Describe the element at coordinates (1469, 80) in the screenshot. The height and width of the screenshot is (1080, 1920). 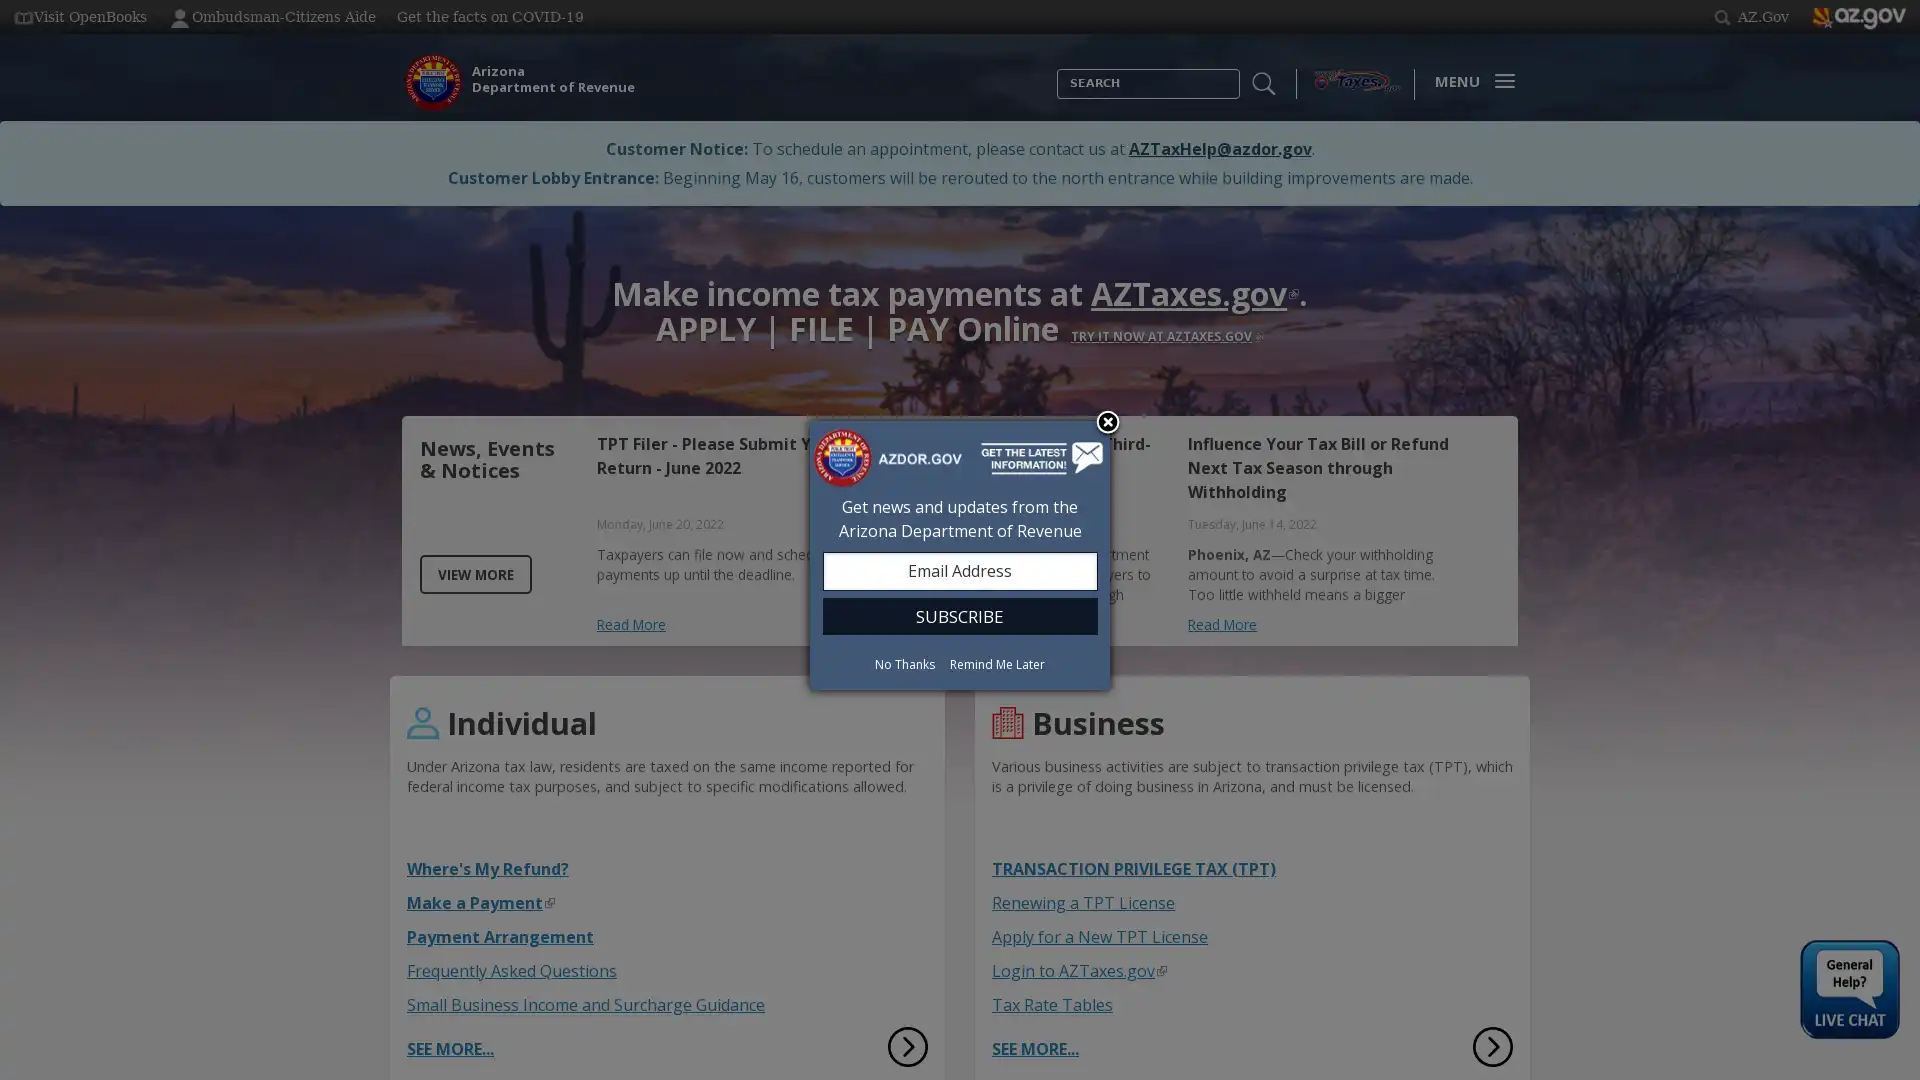
I see `MENU` at that location.